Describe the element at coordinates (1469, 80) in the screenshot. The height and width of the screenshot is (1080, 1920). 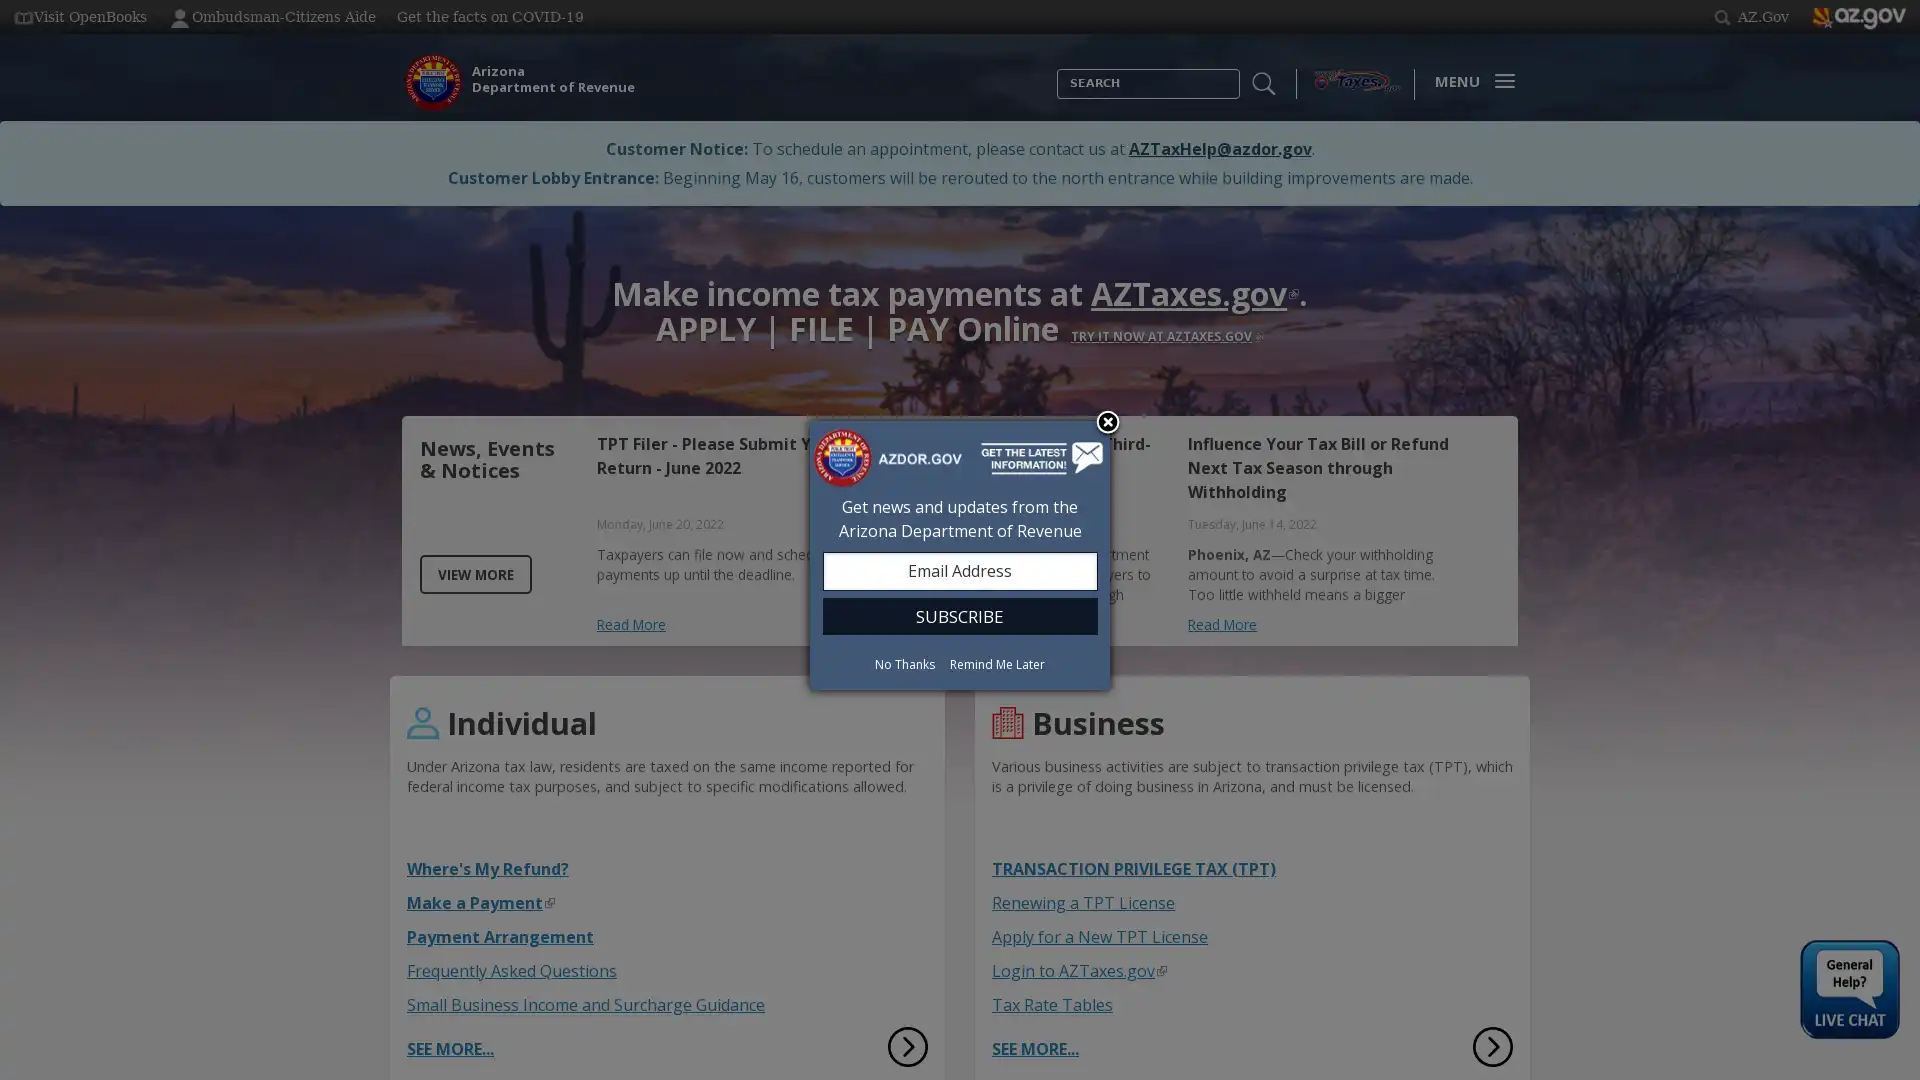
I see `MENU` at that location.